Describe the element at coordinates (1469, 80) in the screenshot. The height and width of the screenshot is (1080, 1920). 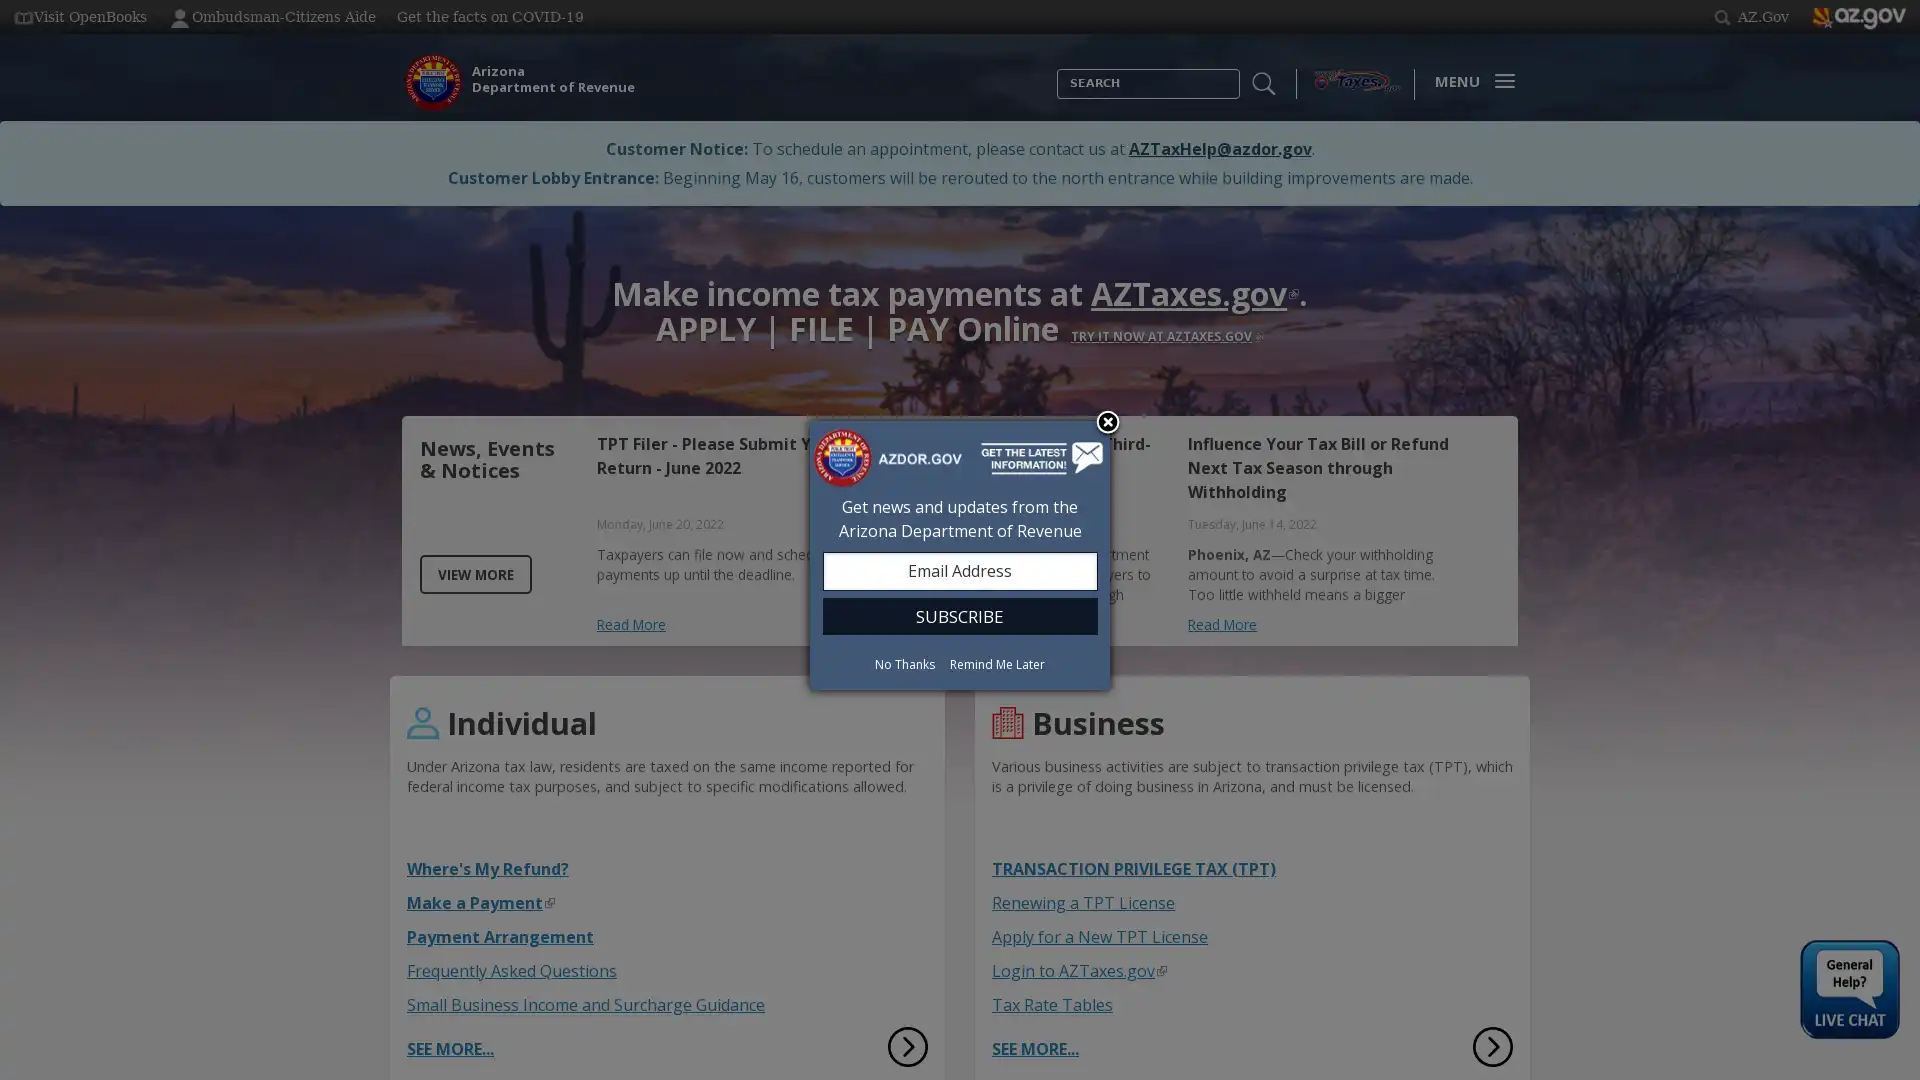
I see `MENU` at that location.